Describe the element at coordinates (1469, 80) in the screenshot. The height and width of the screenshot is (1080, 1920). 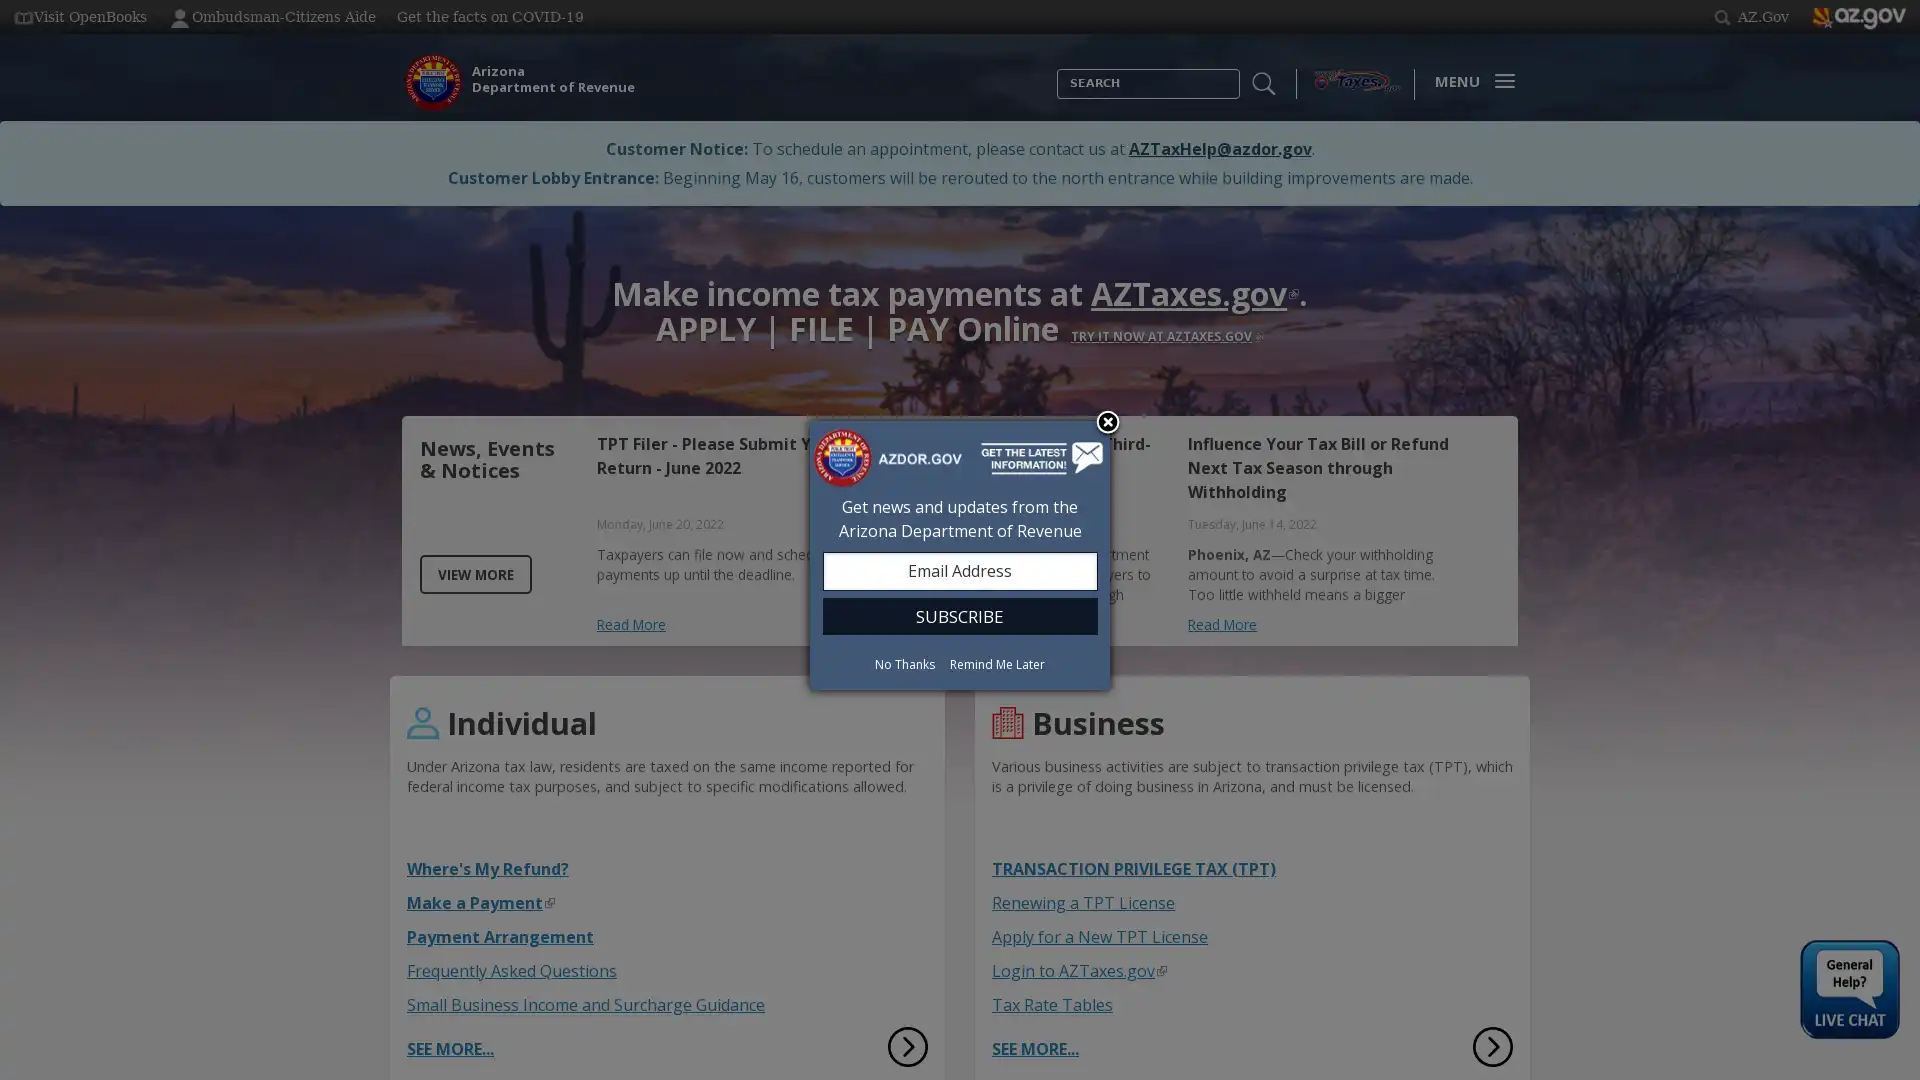
I see `MENU` at that location.